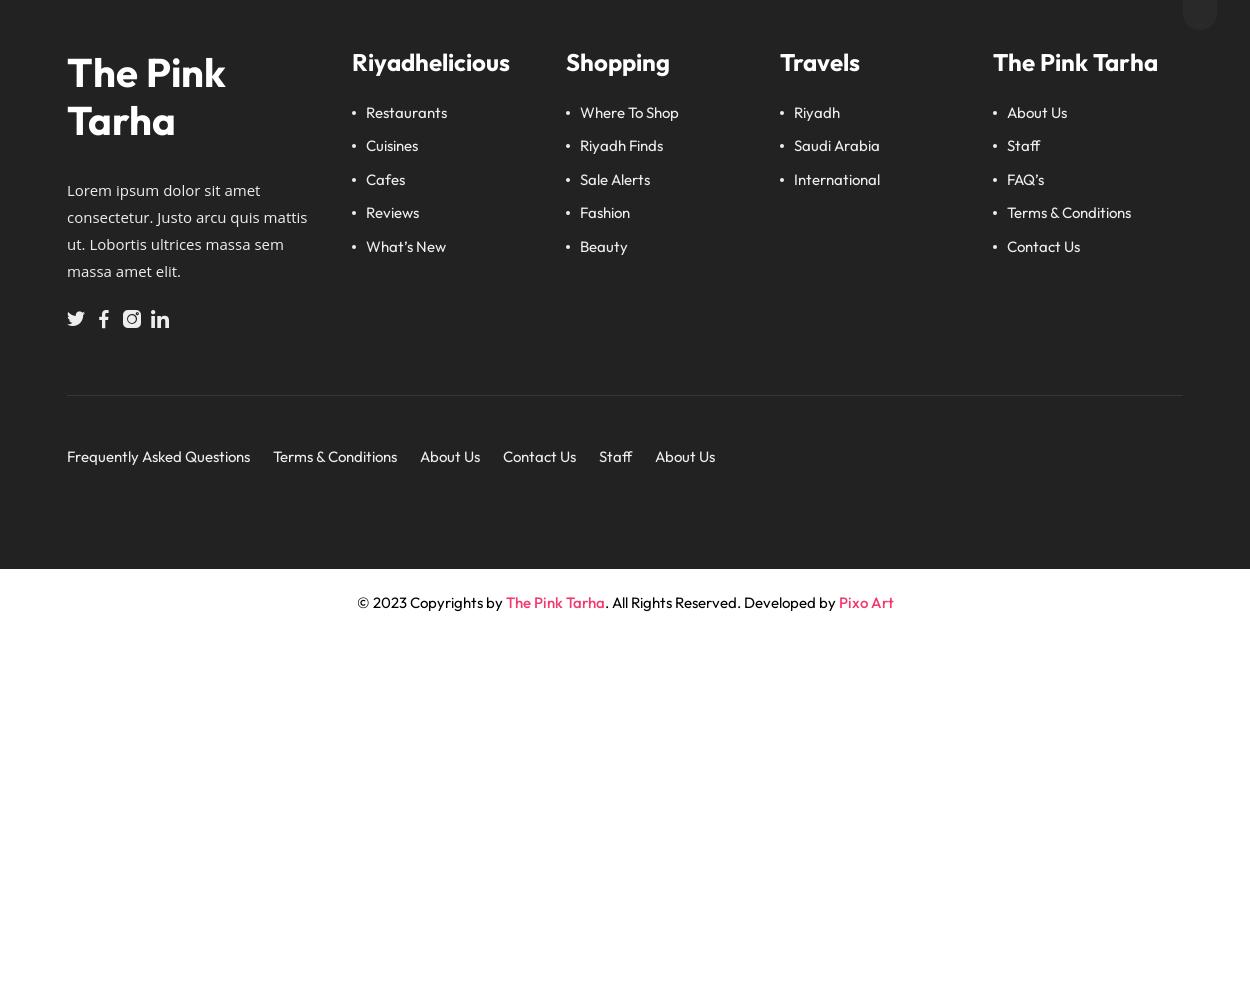 This screenshot has height=1000, width=1250. I want to click on 'Frequently Asked Questions', so click(158, 455).